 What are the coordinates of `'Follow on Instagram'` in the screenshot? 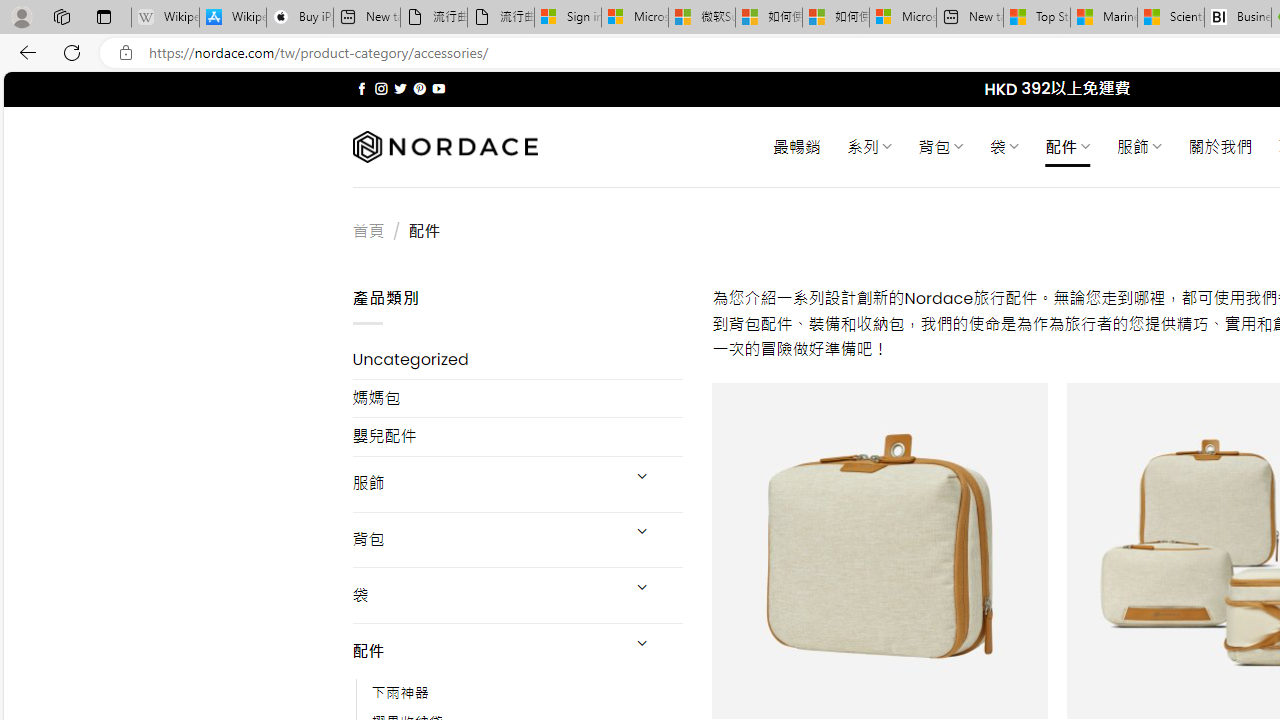 It's located at (381, 88).